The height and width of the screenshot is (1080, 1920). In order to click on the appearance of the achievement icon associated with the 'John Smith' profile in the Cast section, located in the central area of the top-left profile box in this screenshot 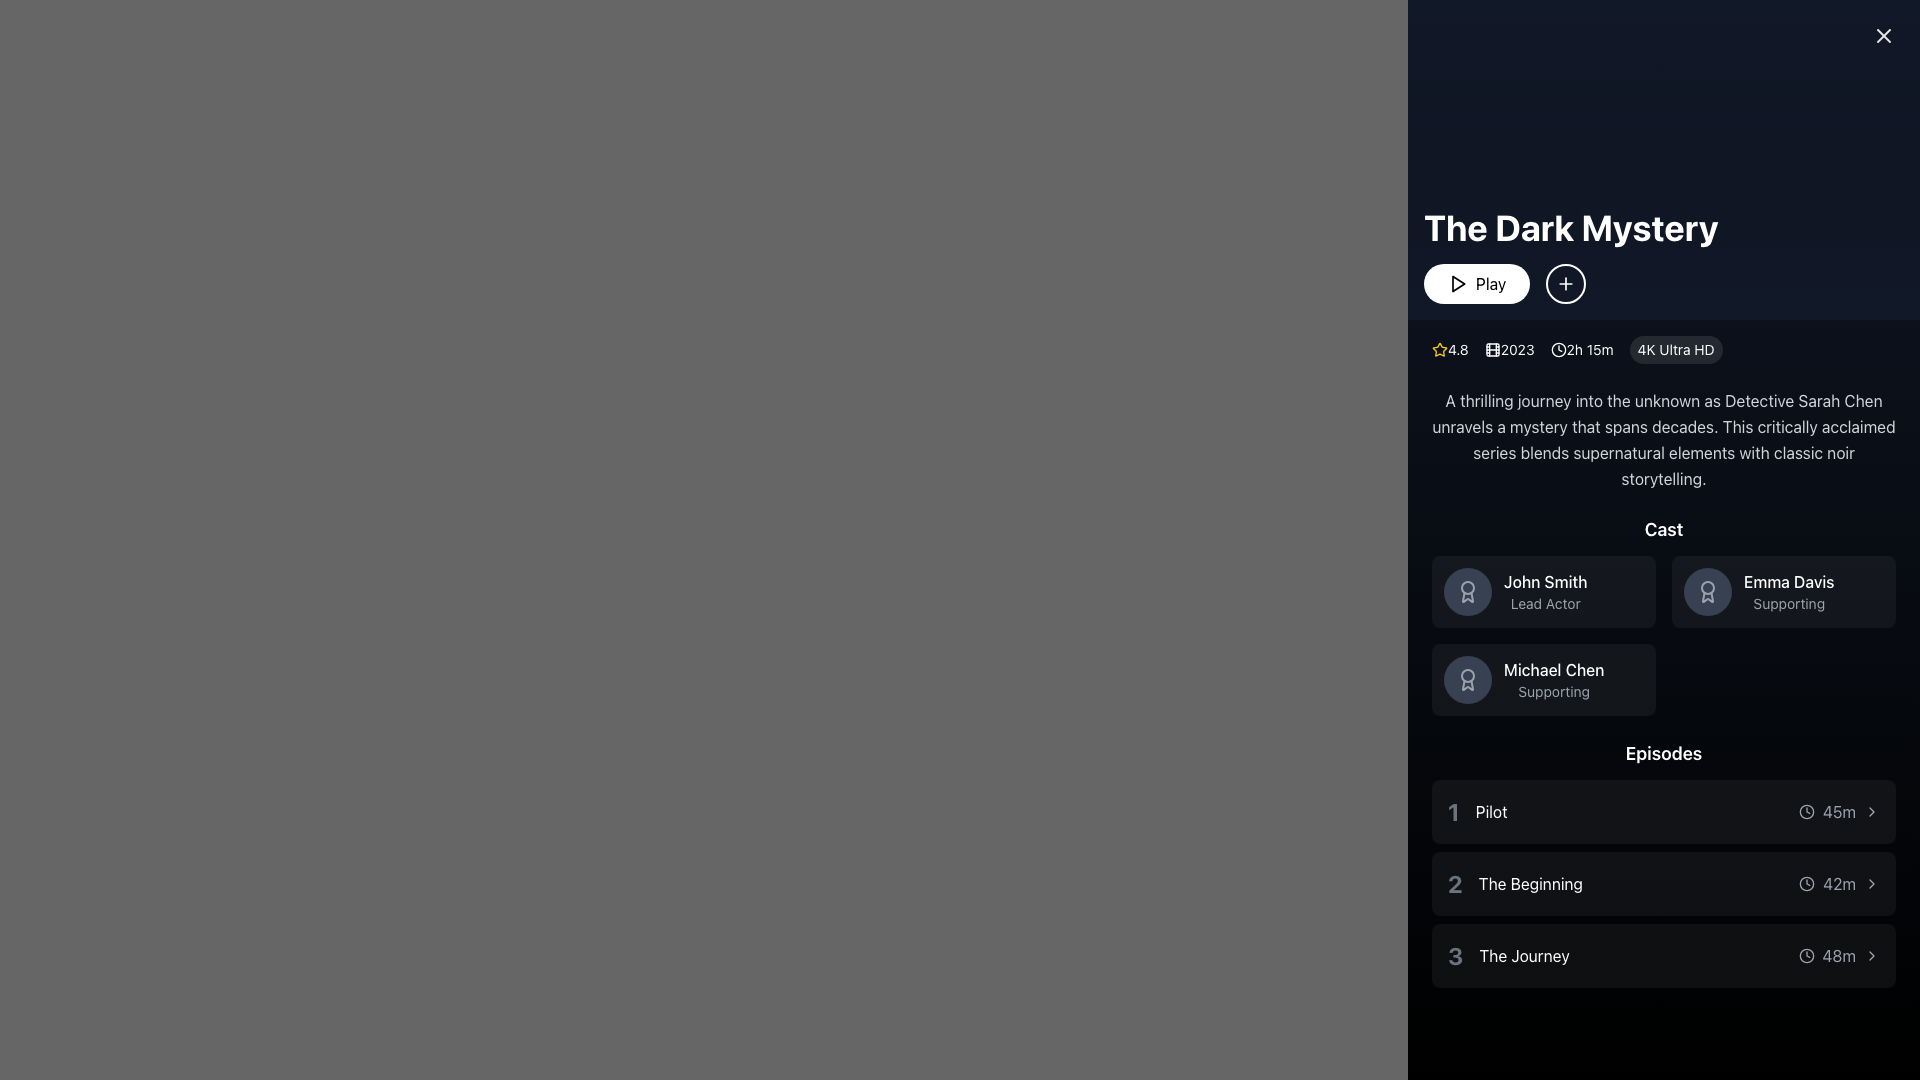, I will do `click(1468, 590)`.